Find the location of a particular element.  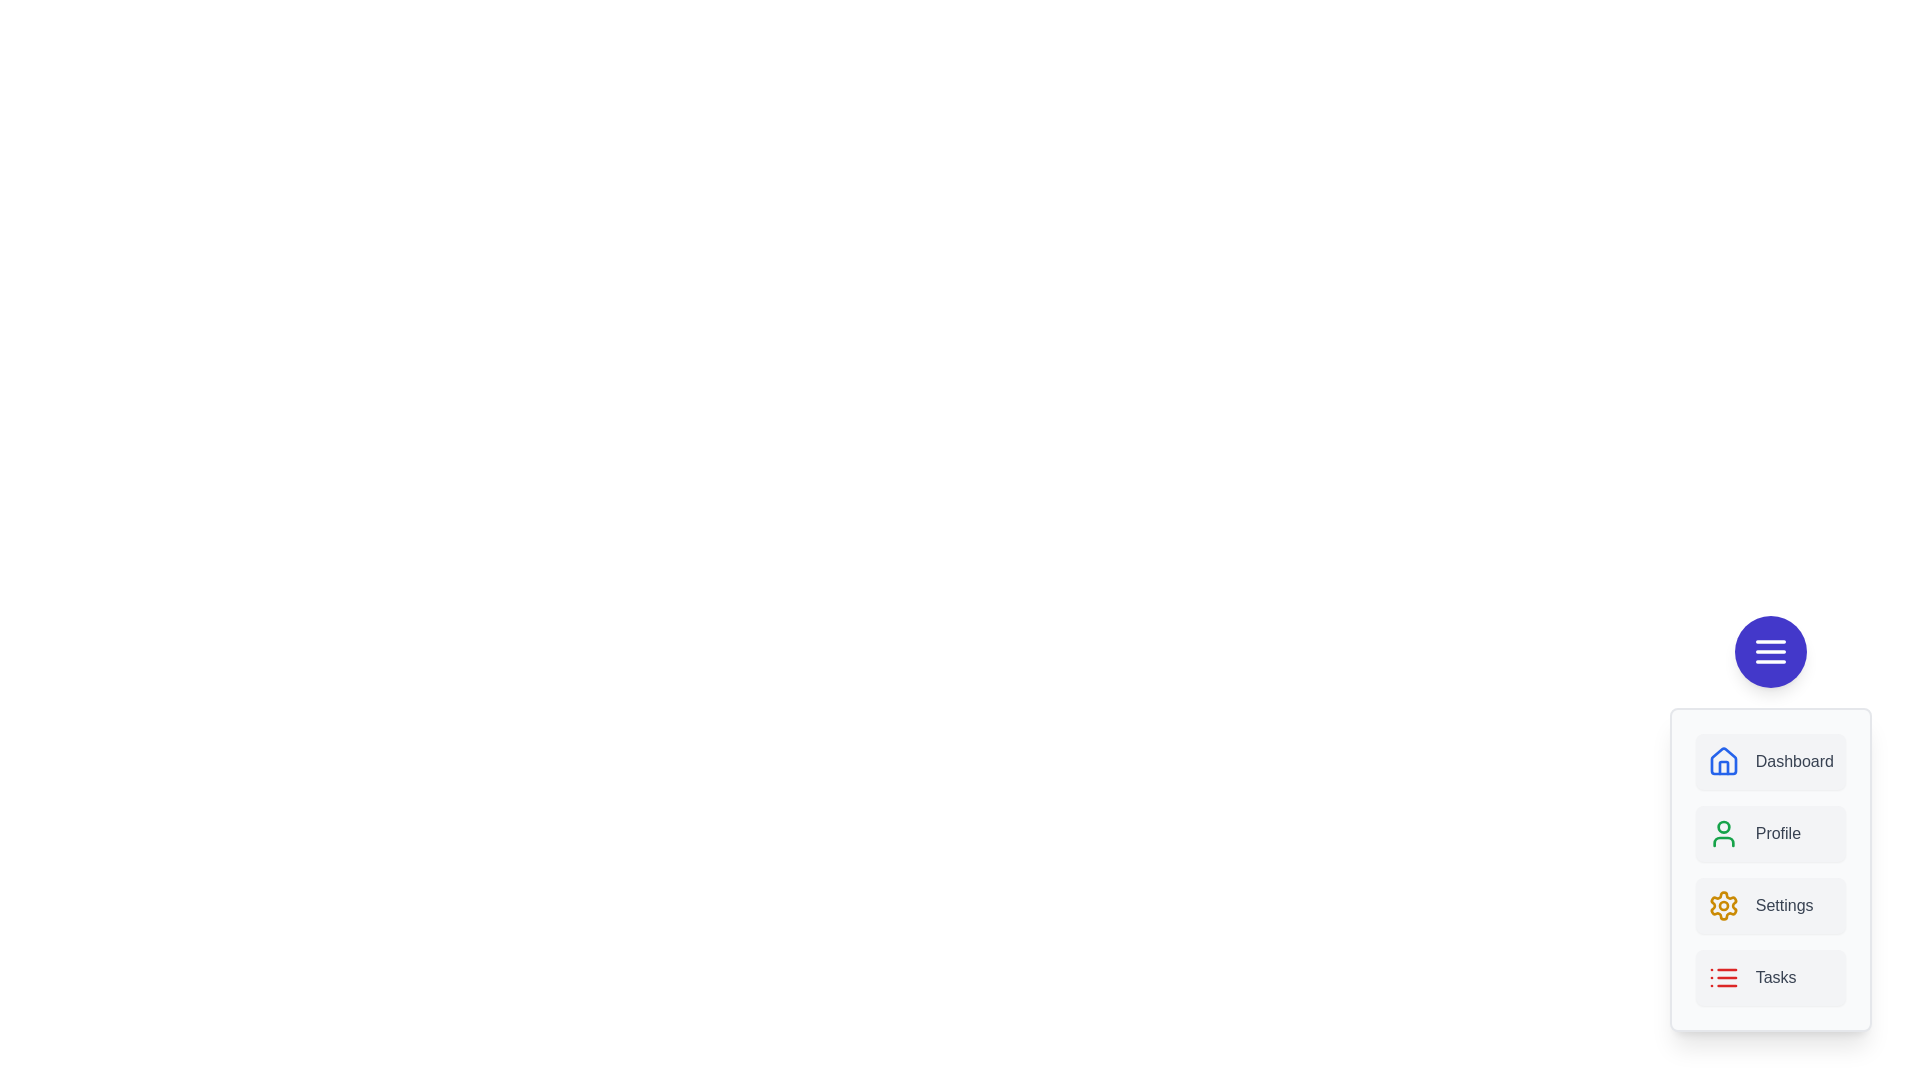

the menu item labeled Settings to observe visual feedback is located at coordinates (1770, 906).